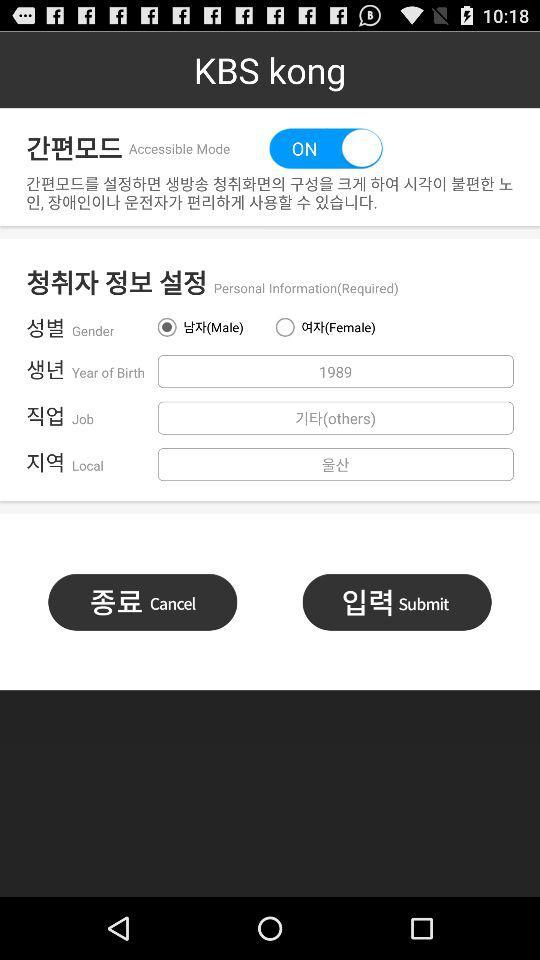  Describe the element at coordinates (328, 327) in the screenshot. I see `the button above 1989 button` at that location.